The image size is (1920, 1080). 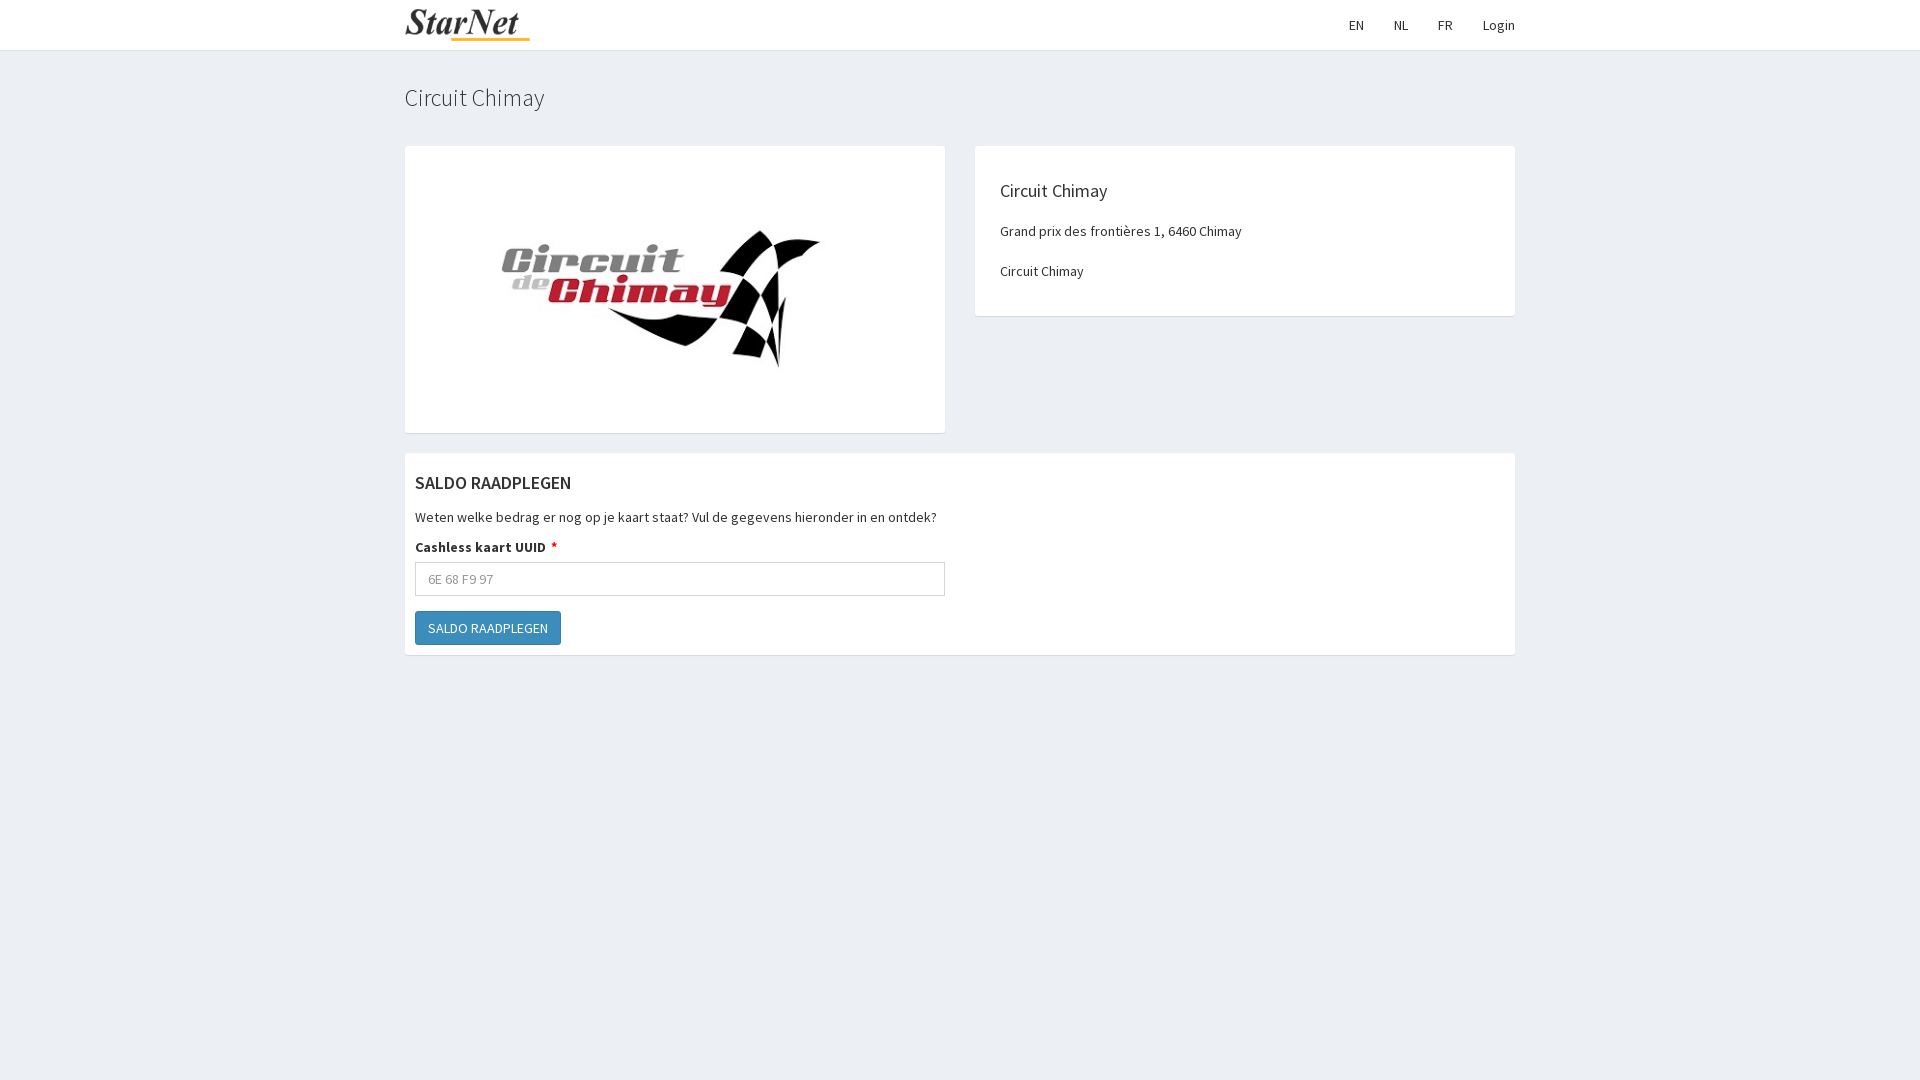 I want to click on 'EN', so click(x=1356, y=24).